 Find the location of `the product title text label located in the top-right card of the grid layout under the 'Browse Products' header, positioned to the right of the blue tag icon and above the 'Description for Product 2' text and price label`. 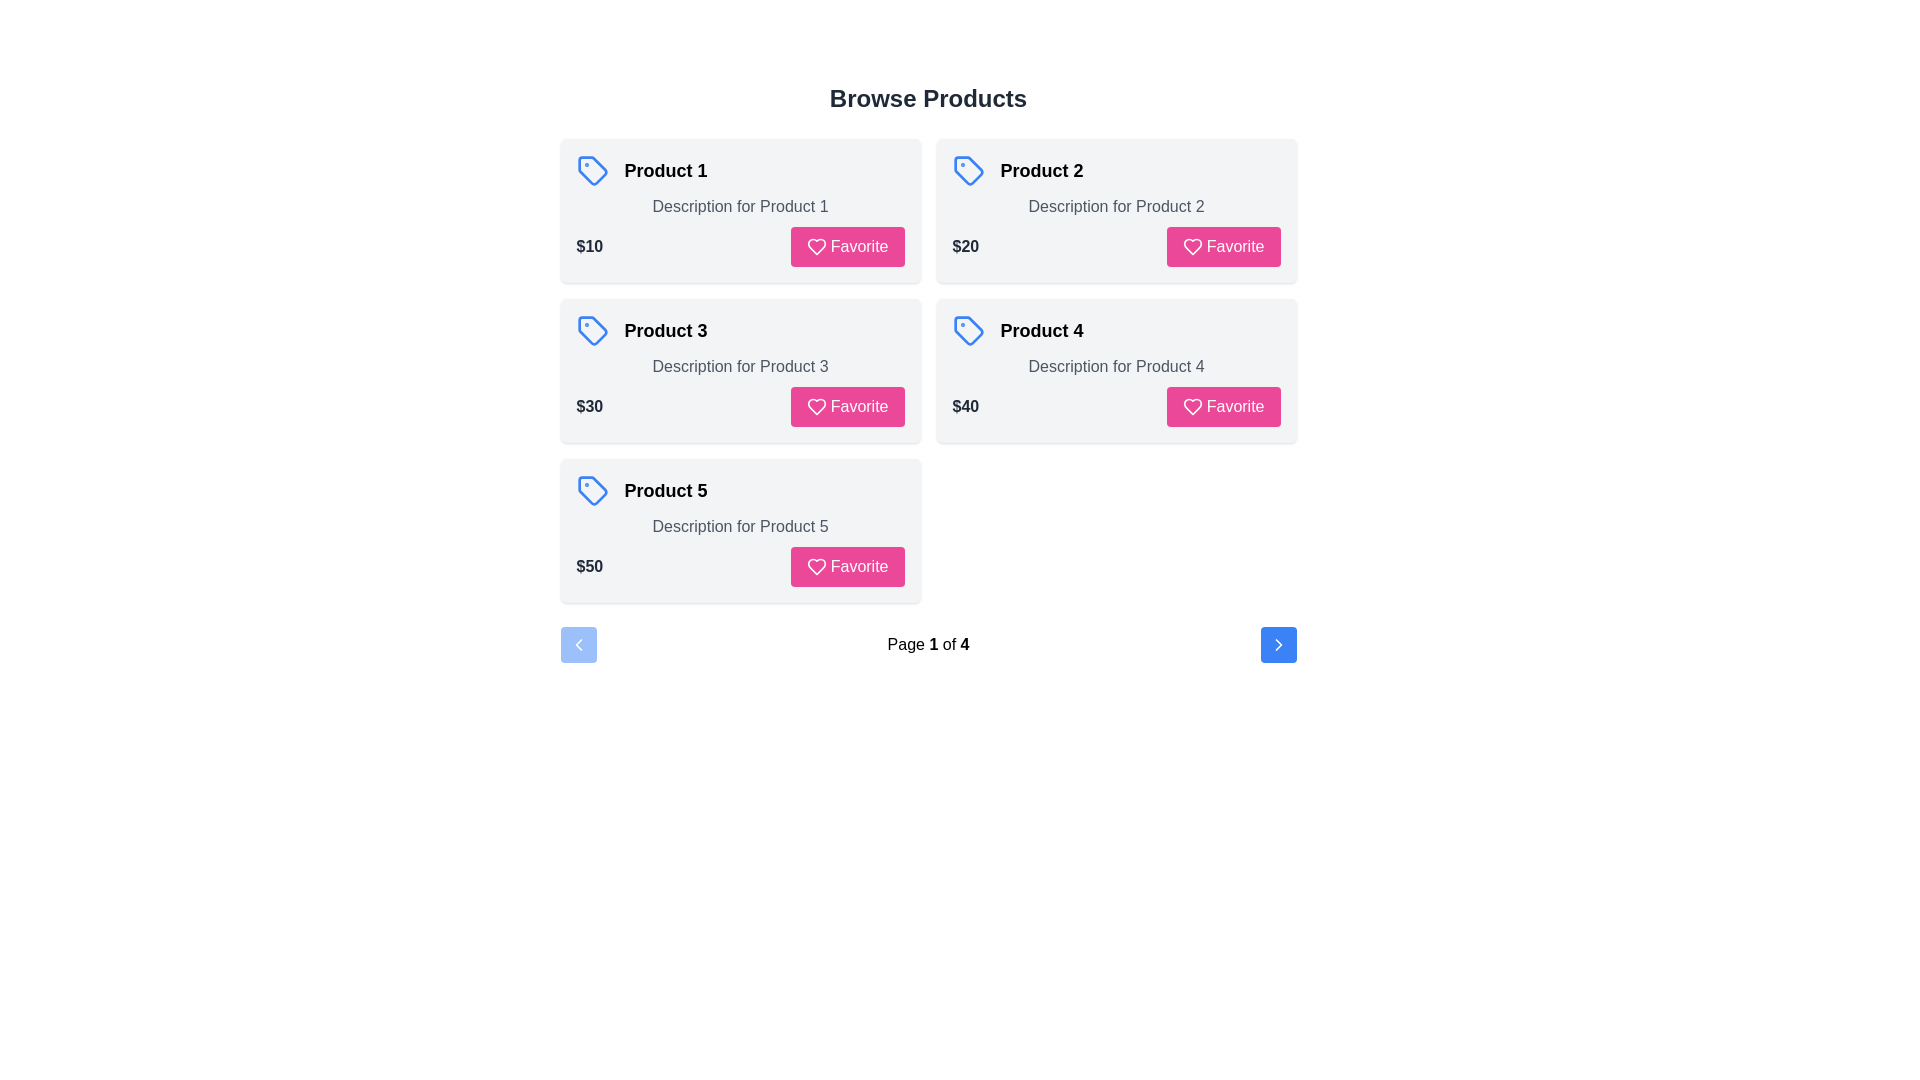

the product title text label located in the top-right card of the grid layout under the 'Browse Products' header, positioned to the right of the blue tag icon and above the 'Description for Product 2' text and price label is located at coordinates (1040, 169).